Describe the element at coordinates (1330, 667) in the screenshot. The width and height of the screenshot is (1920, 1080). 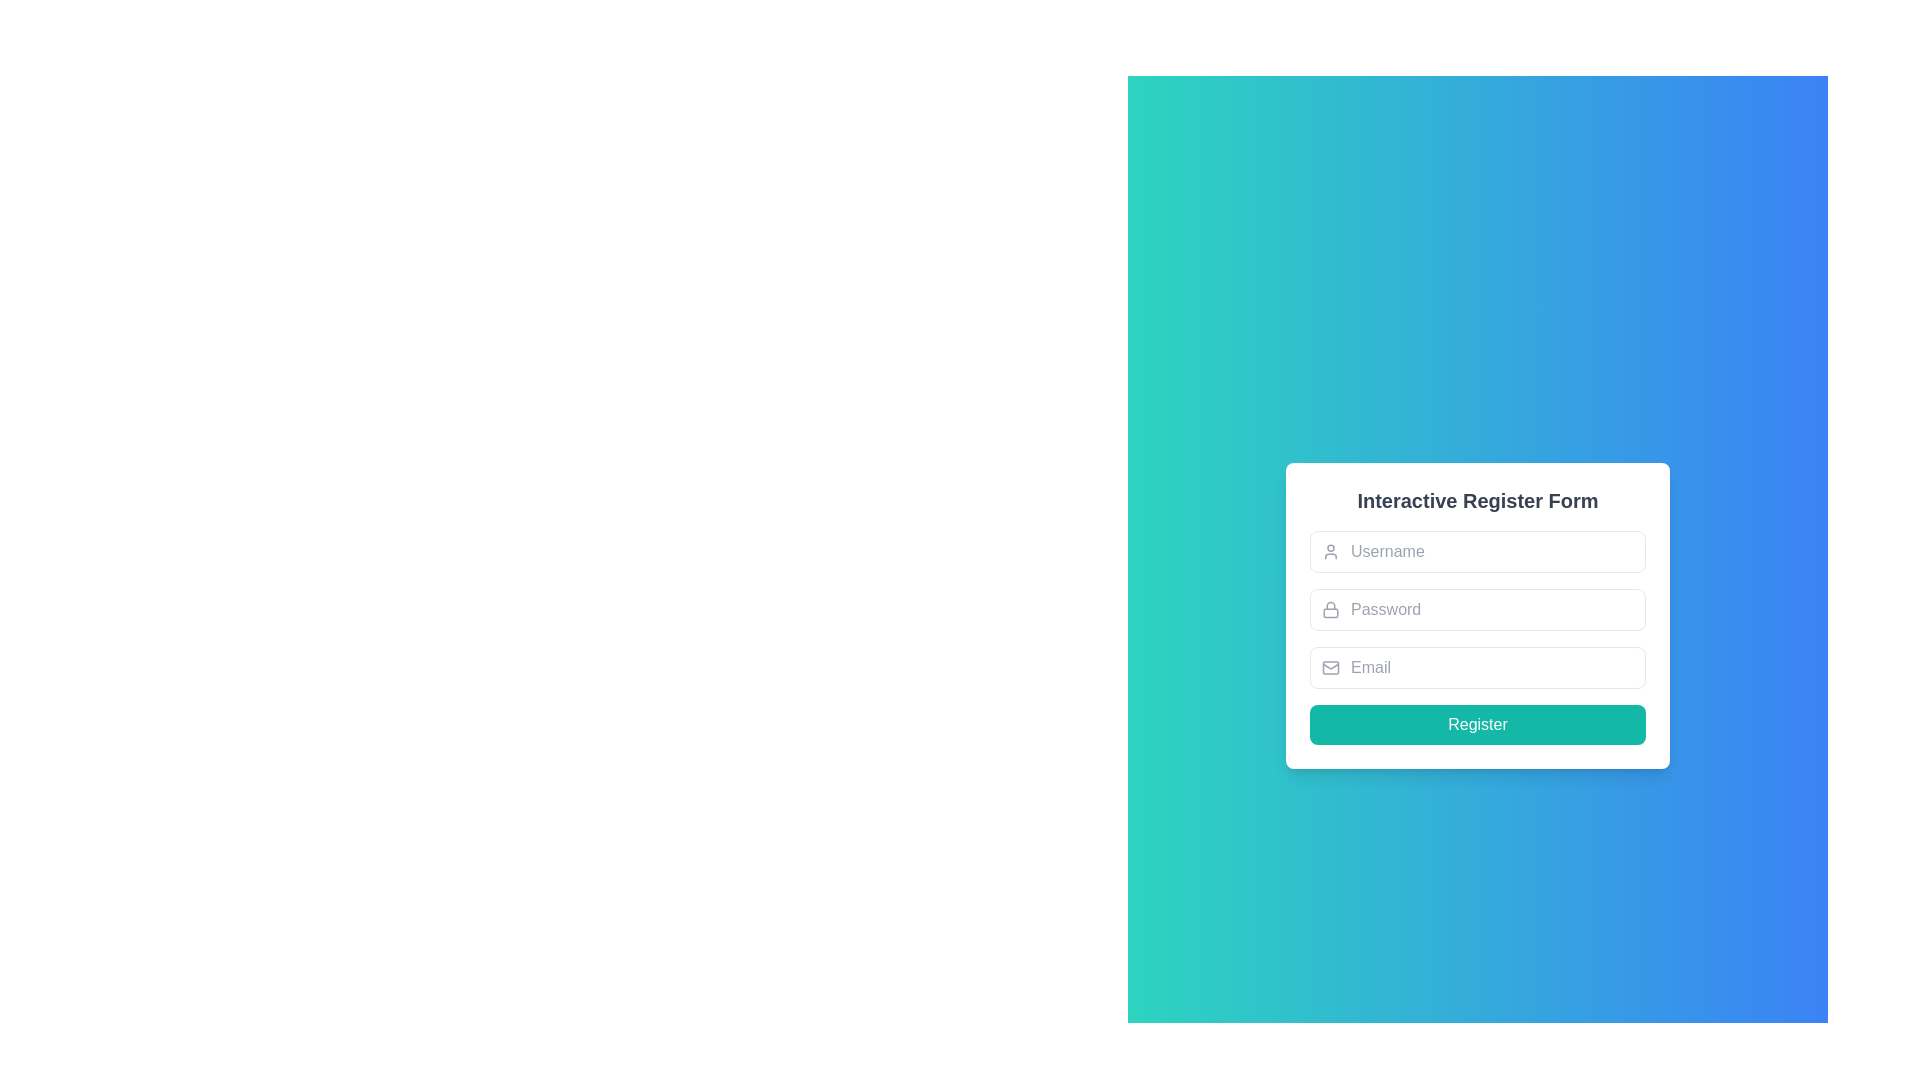
I see `SVG graphical element representing part of the envelope icon, which has rounded corners and a white fill, located in the upper-middle part of the interactive registration form, by using the developer tools` at that location.